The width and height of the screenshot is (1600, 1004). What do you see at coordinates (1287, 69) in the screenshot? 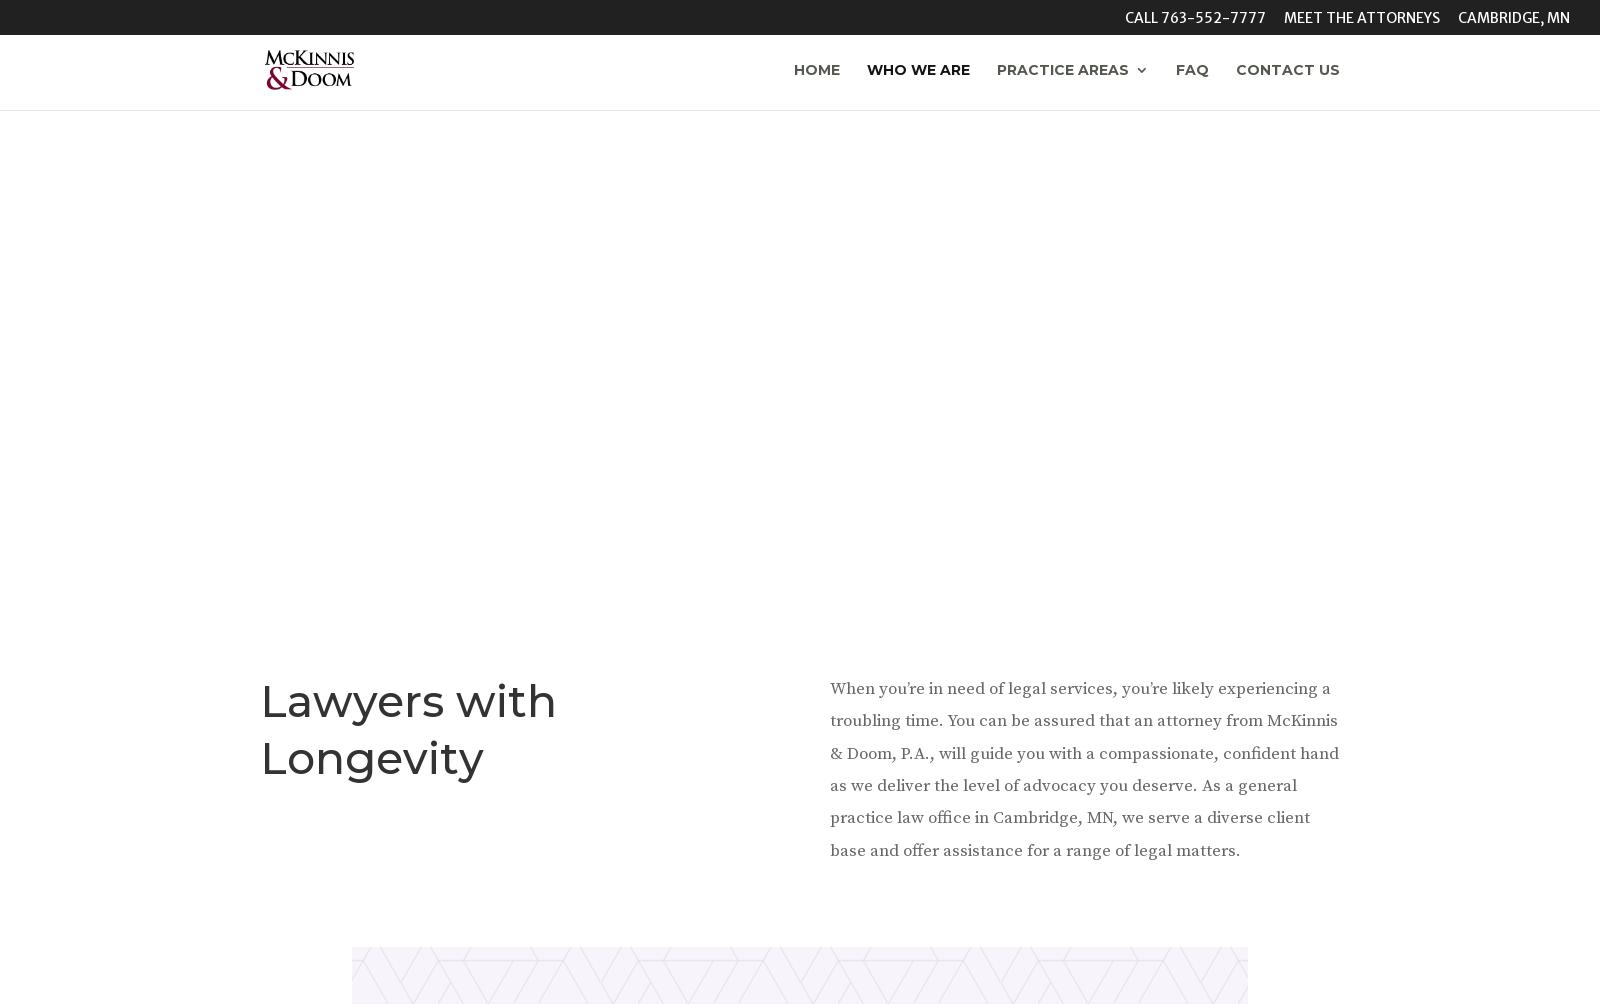
I see `'Contact Us'` at bounding box center [1287, 69].